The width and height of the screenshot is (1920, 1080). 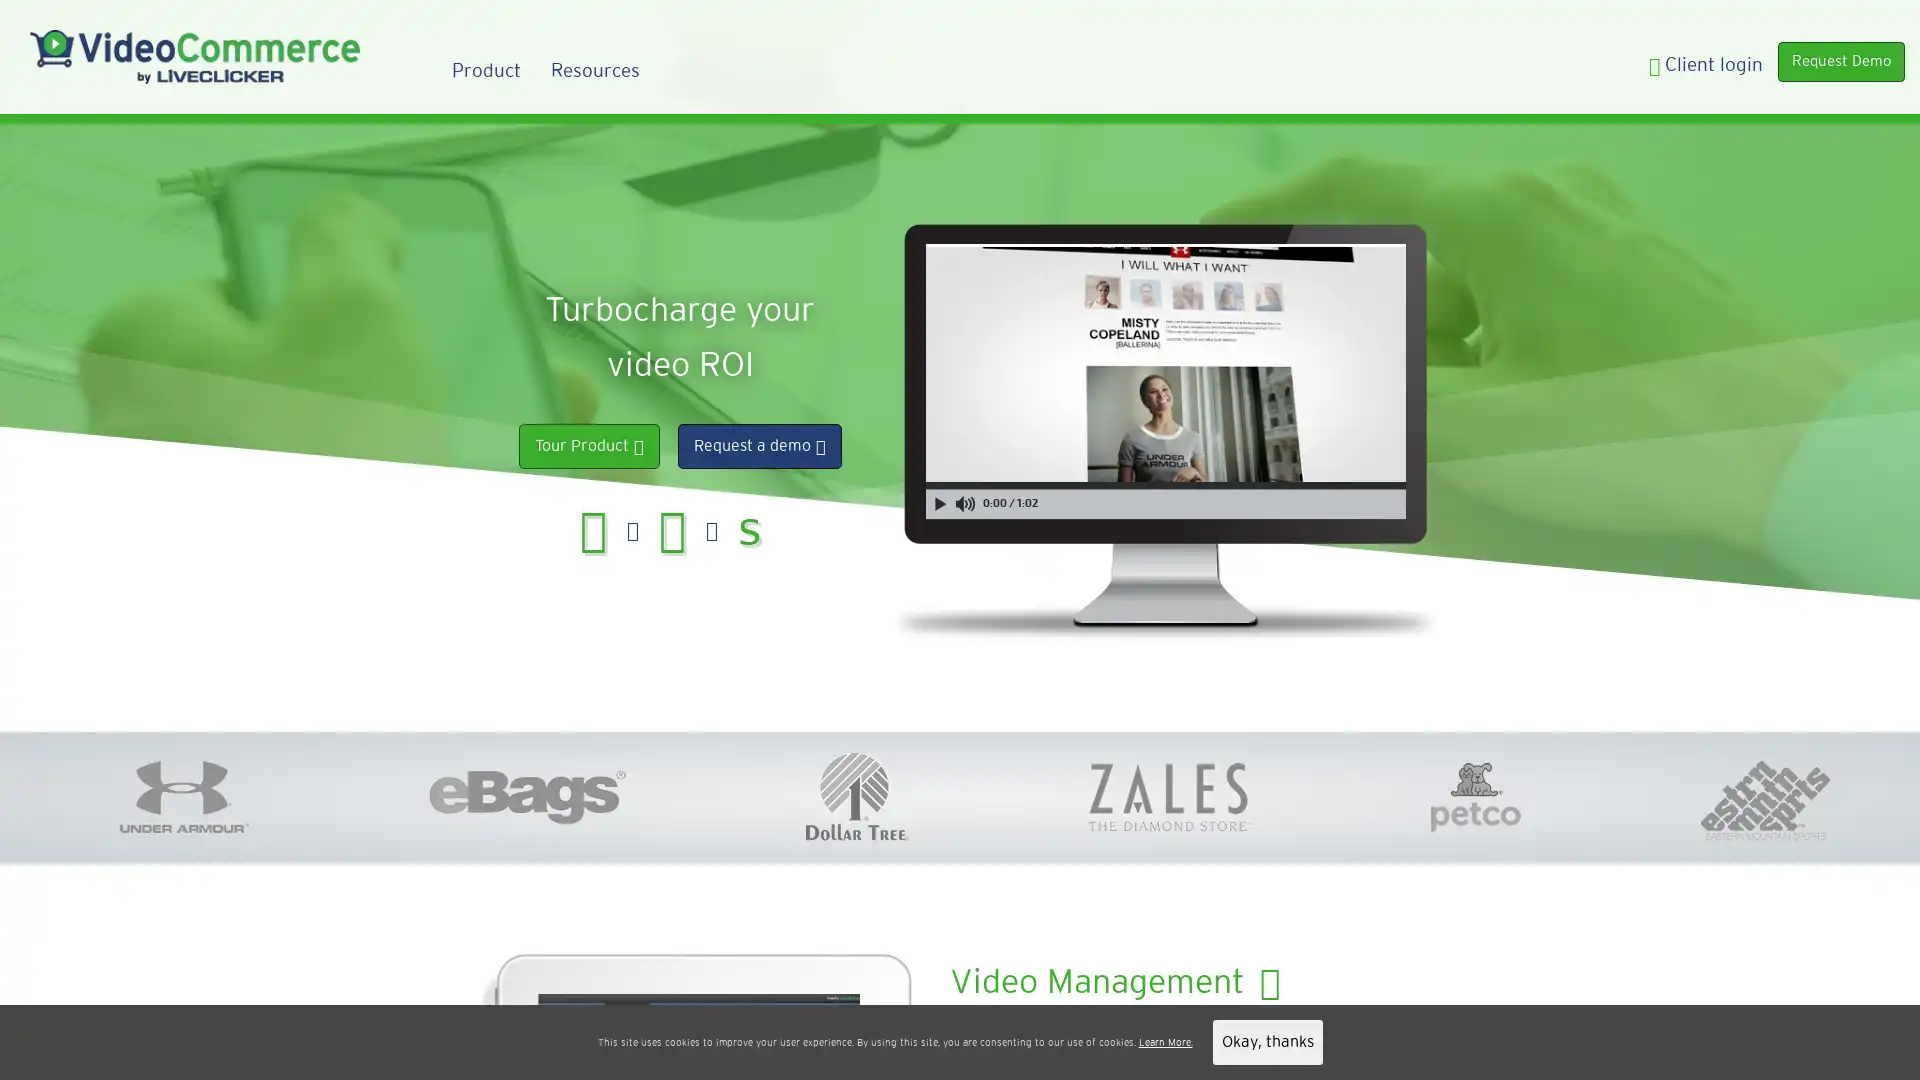 I want to click on Tour Product, so click(x=587, y=444).